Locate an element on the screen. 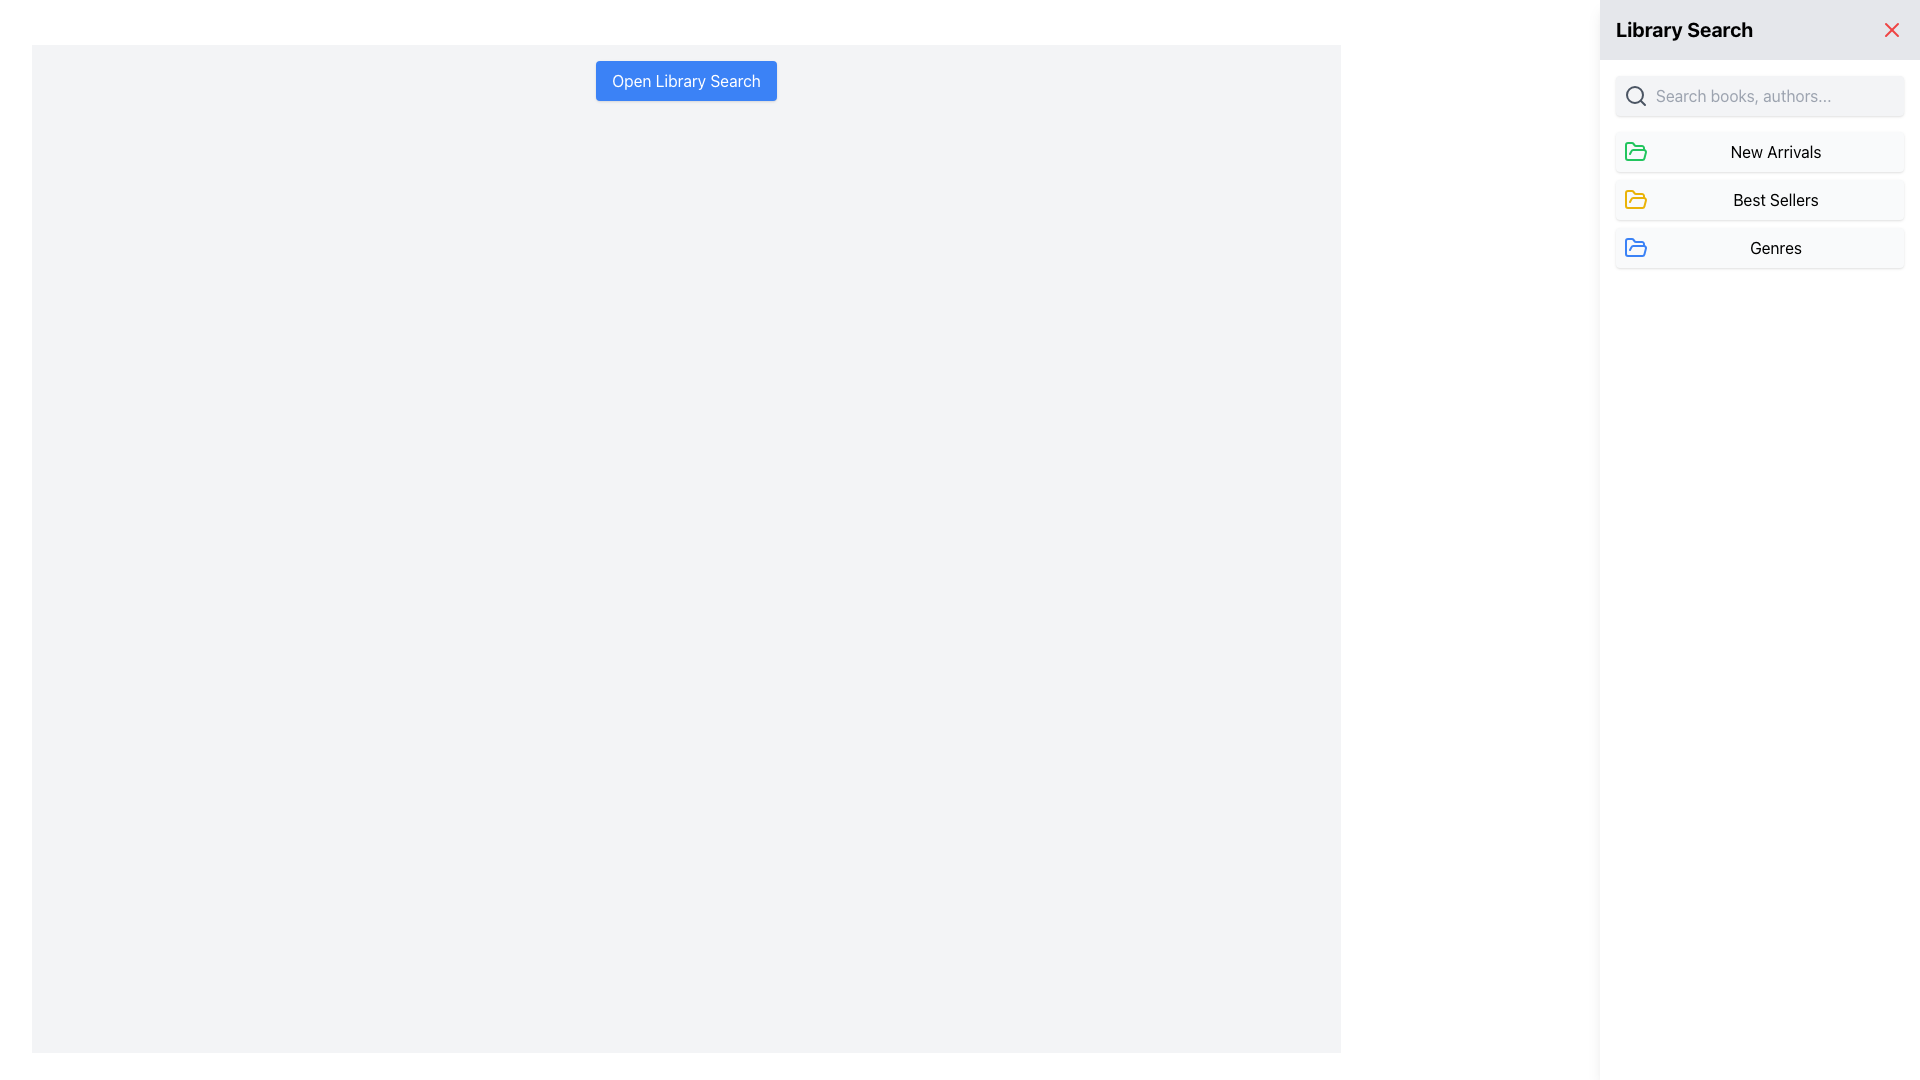 The width and height of the screenshot is (1920, 1080). the 'Genres' button in the right sidebar under the 'Library Search' section is located at coordinates (1760, 246).